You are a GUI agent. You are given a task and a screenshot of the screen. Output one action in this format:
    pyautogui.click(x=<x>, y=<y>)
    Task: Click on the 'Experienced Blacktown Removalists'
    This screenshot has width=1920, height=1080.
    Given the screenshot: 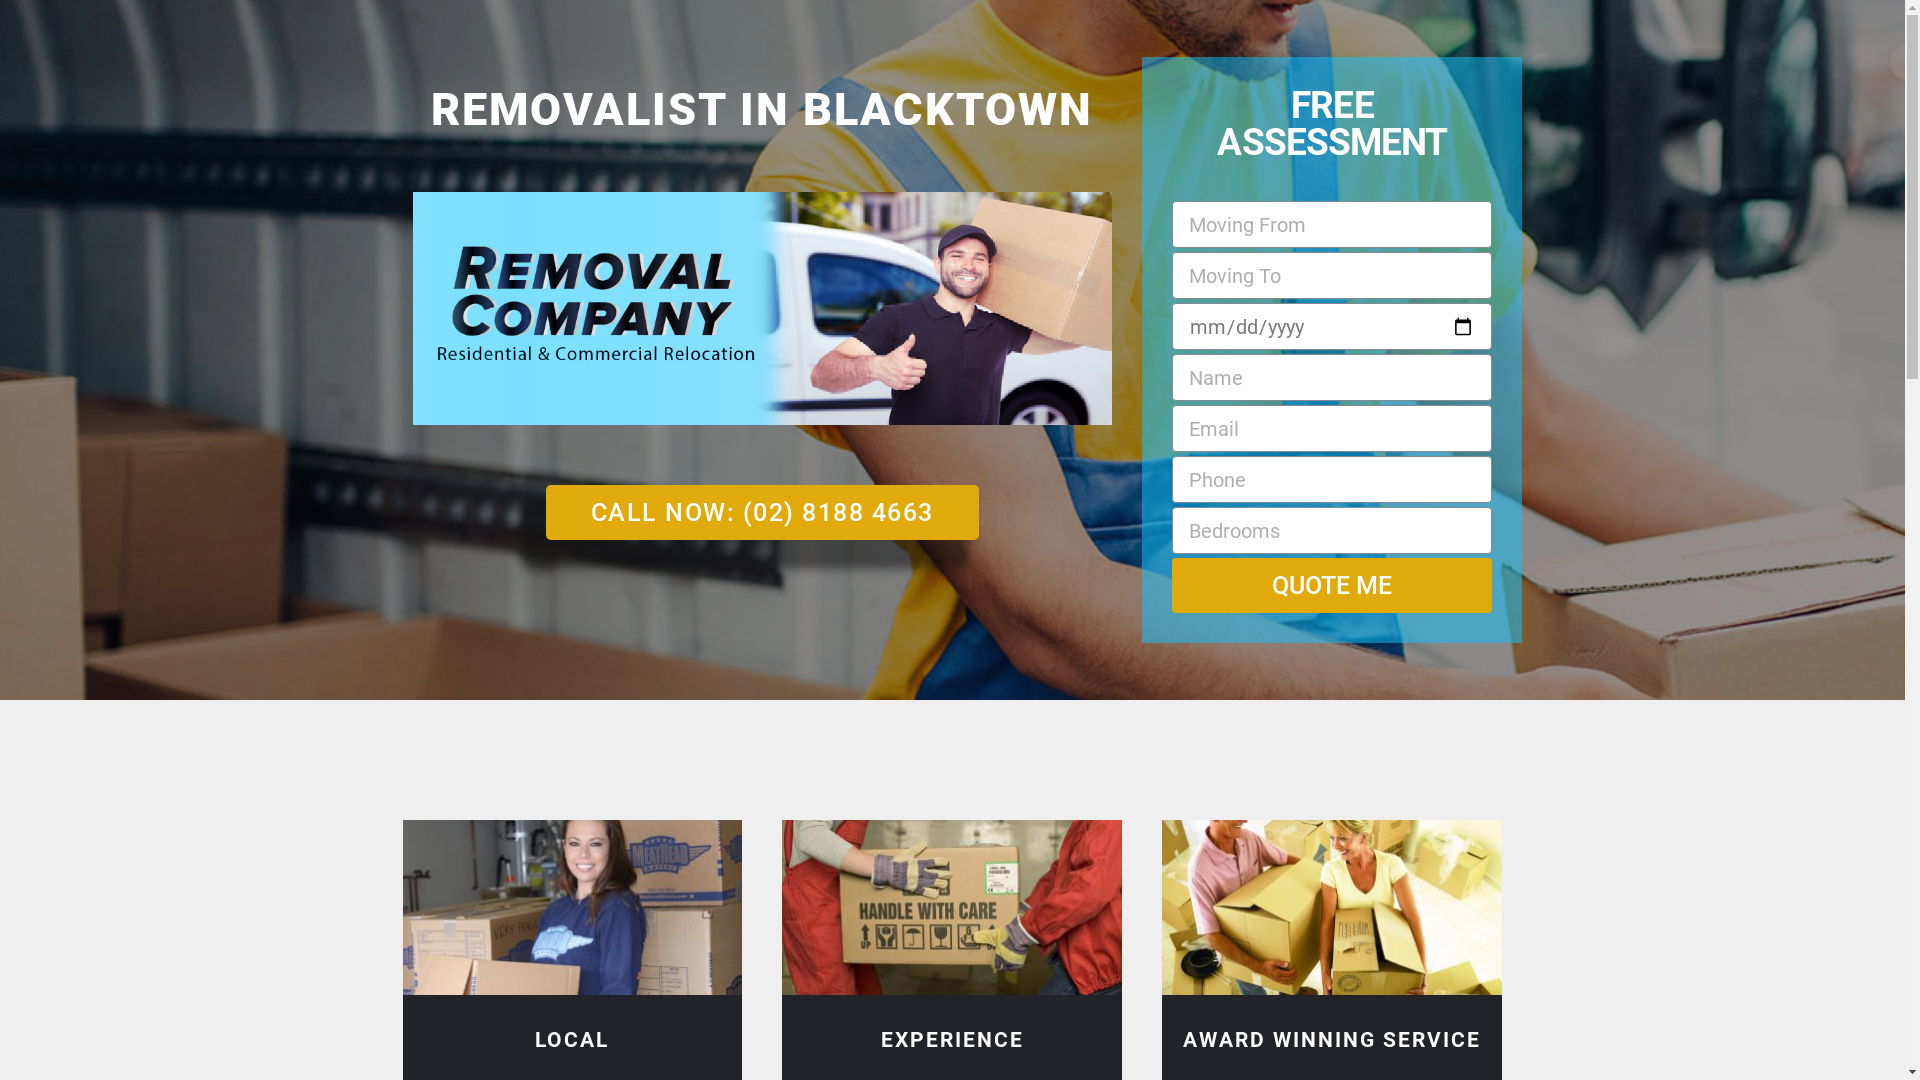 What is the action you would take?
    pyautogui.click(x=950, y=907)
    